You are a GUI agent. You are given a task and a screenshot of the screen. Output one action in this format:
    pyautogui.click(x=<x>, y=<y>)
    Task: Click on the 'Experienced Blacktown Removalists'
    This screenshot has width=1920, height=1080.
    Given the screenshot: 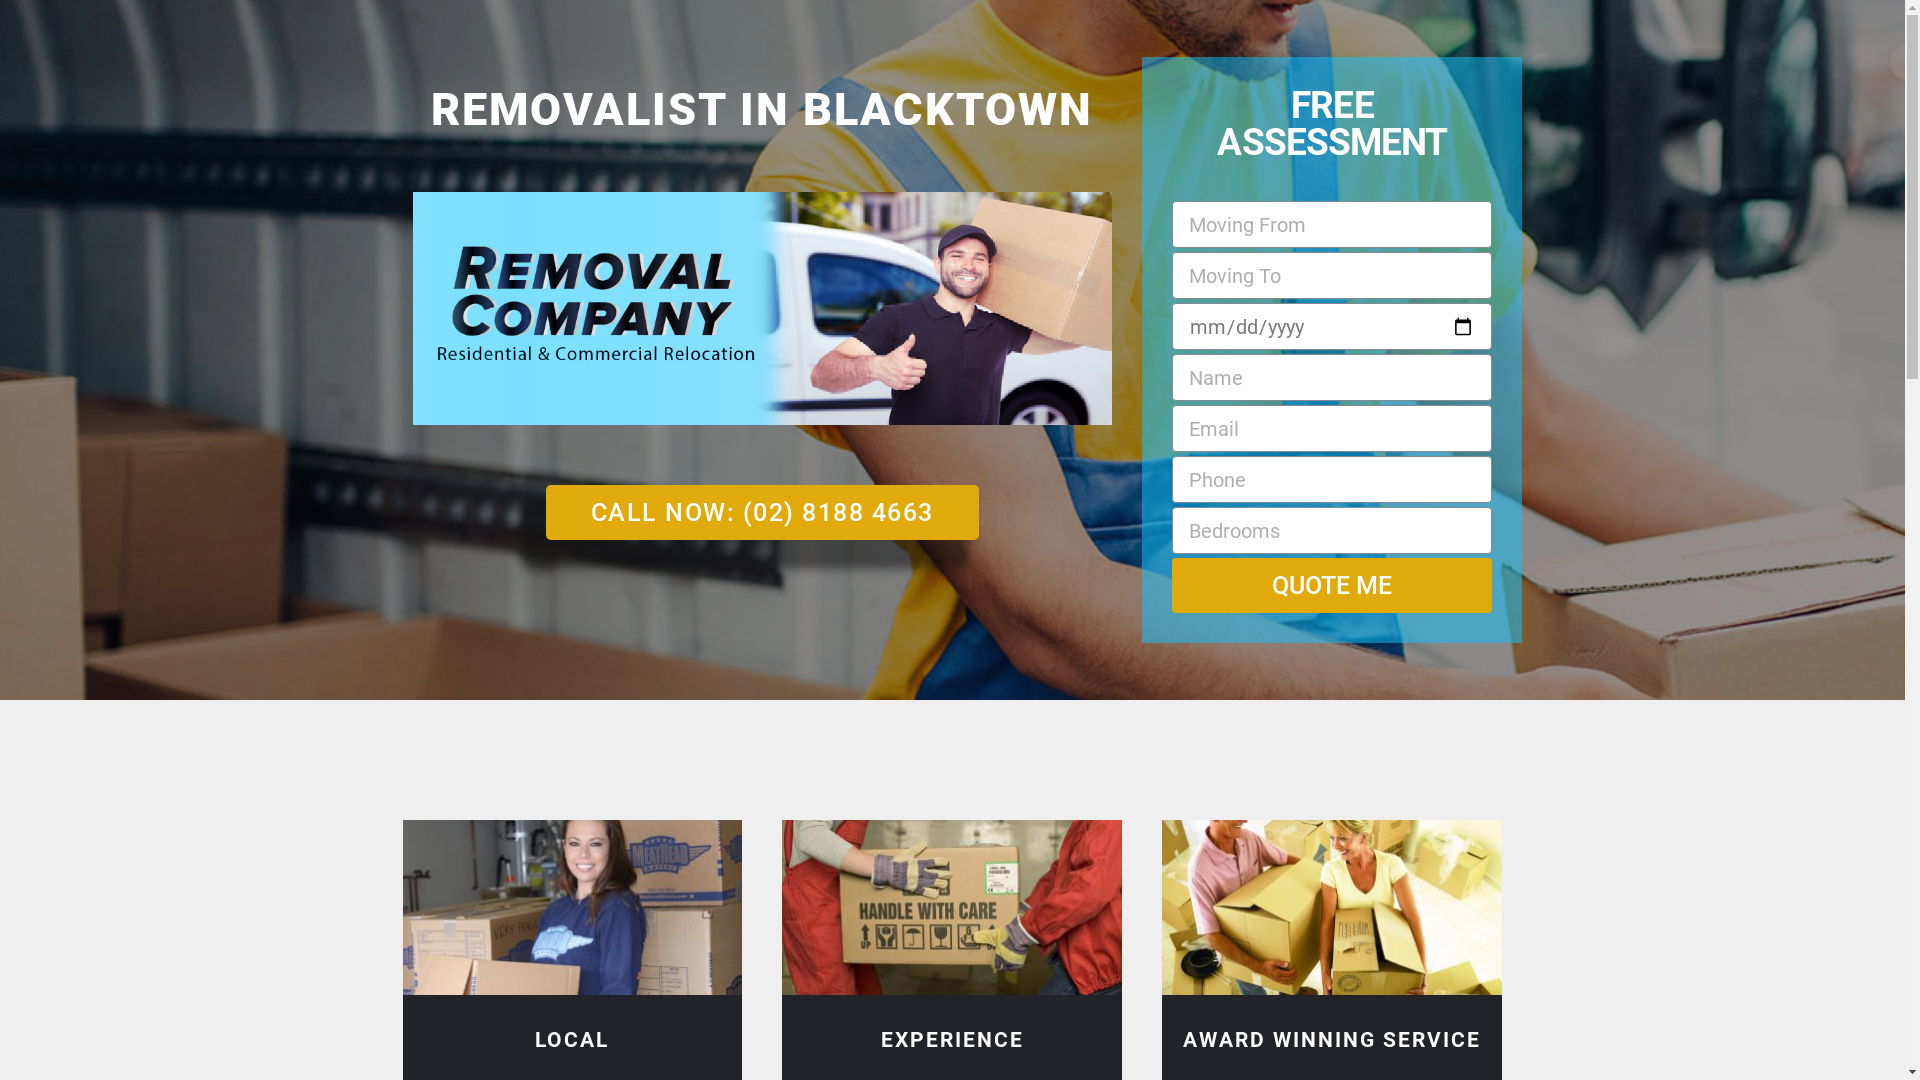 What is the action you would take?
    pyautogui.click(x=950, y=907)
    